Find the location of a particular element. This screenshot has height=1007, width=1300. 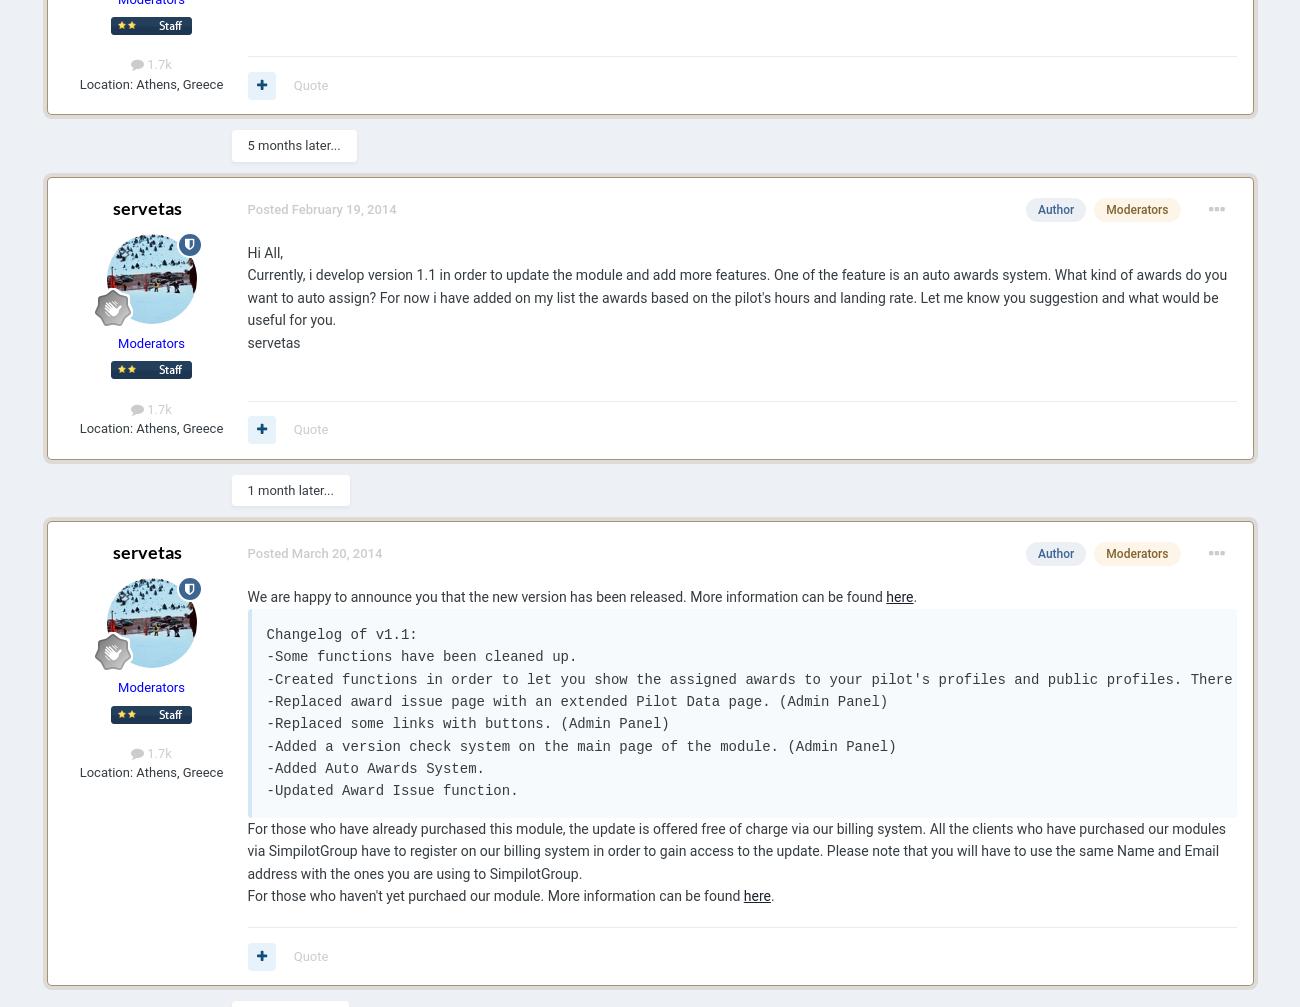

'We are happy to announce you that the new version has been released. More information can be found' is located at coordinates (565, 596).